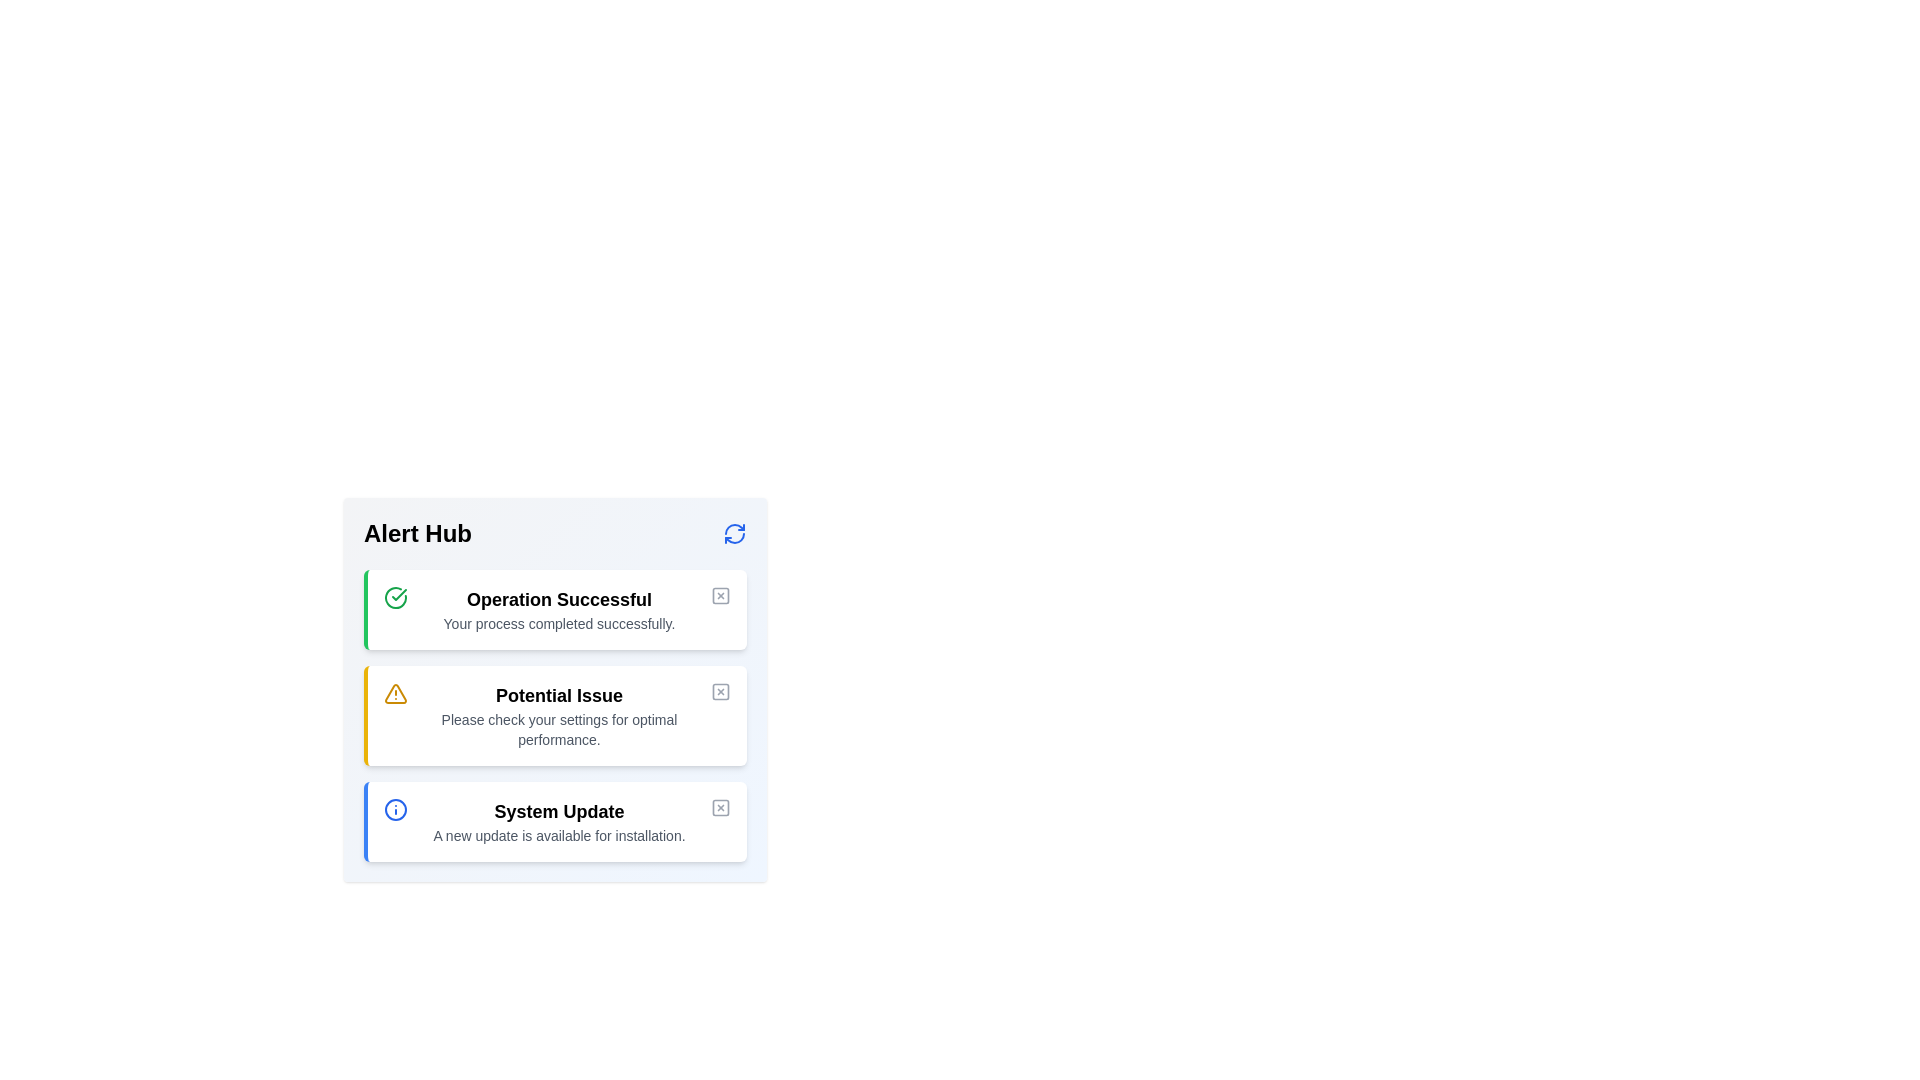  What do you see at coordinates (395, 596) in the screenshot?
I see `the green circular icon with a checkmark inside it, indicating a 'success' or 'confirmation' symbol, located to the left of the text 'Operation Successful'` at bounding box center [395, 596].